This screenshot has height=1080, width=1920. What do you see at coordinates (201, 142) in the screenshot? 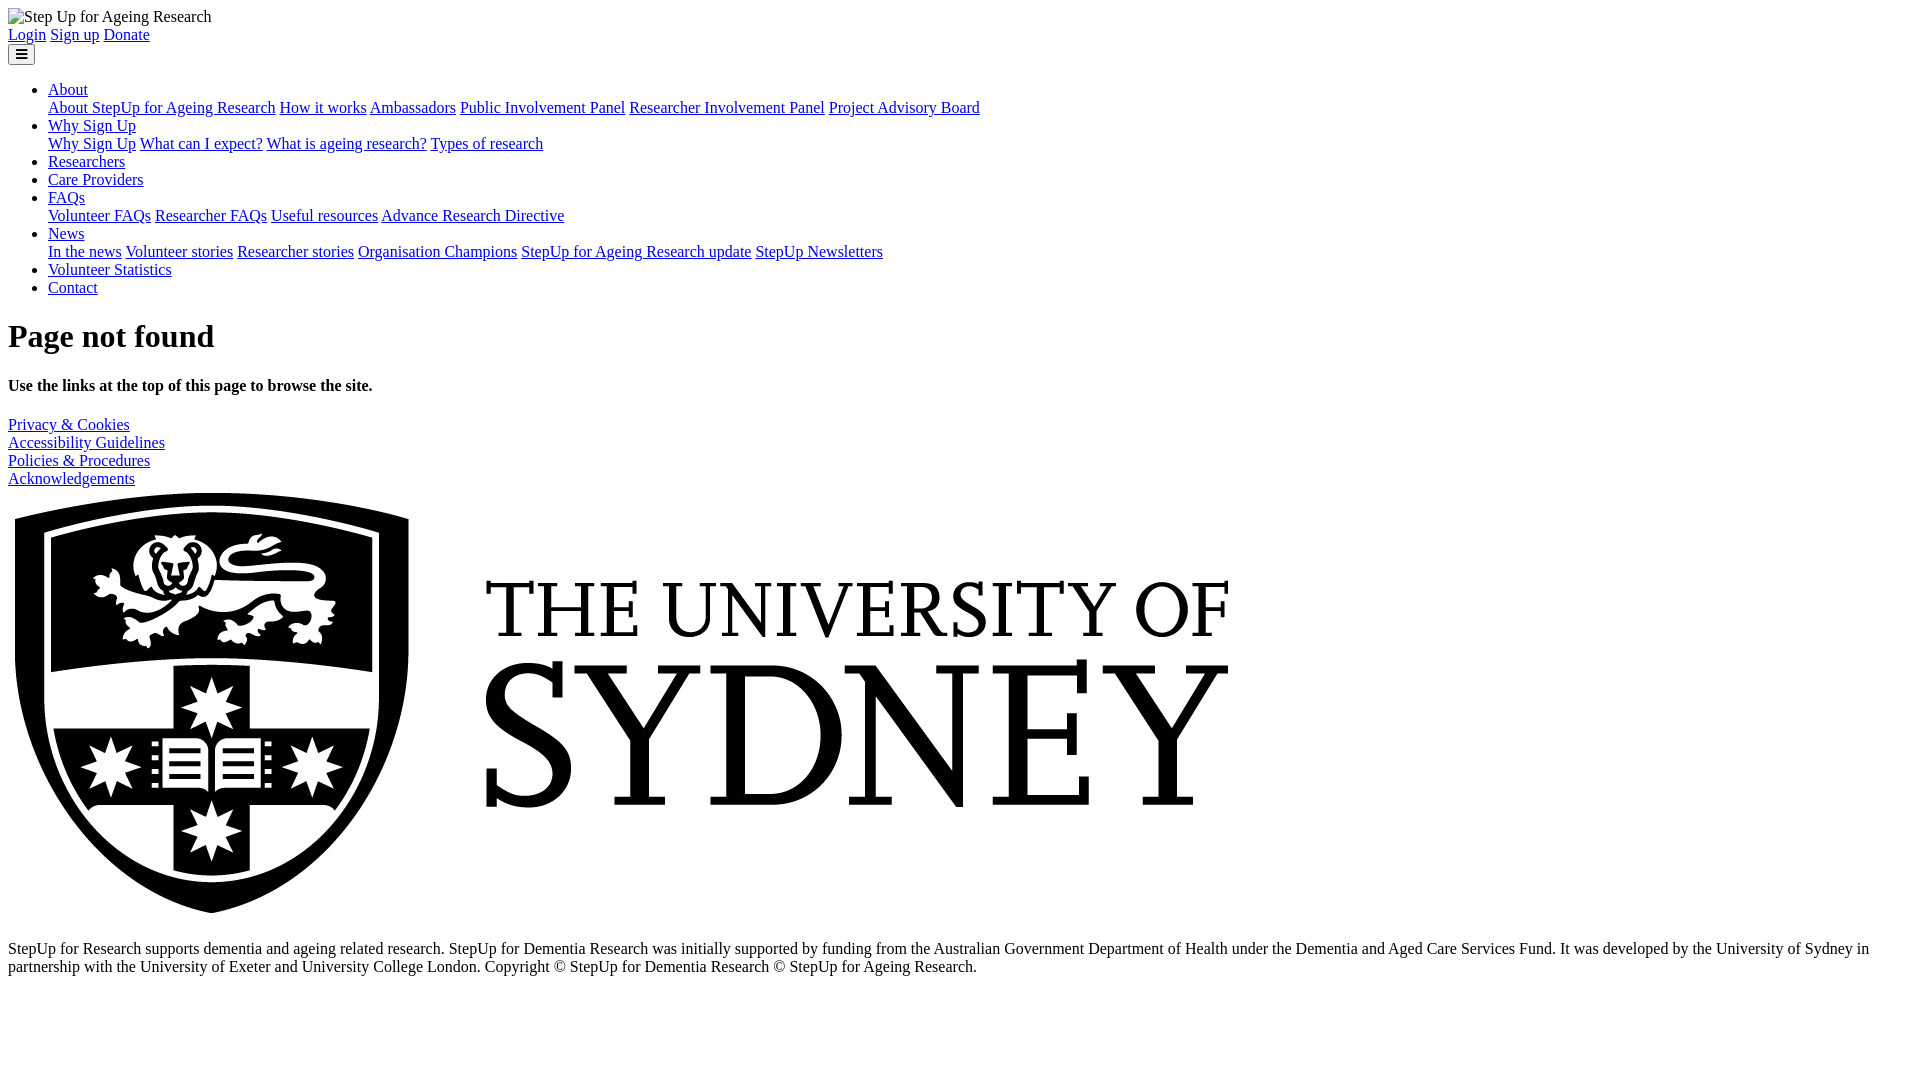
I see `'What can I expect?'` at bounding box center [201, 142].